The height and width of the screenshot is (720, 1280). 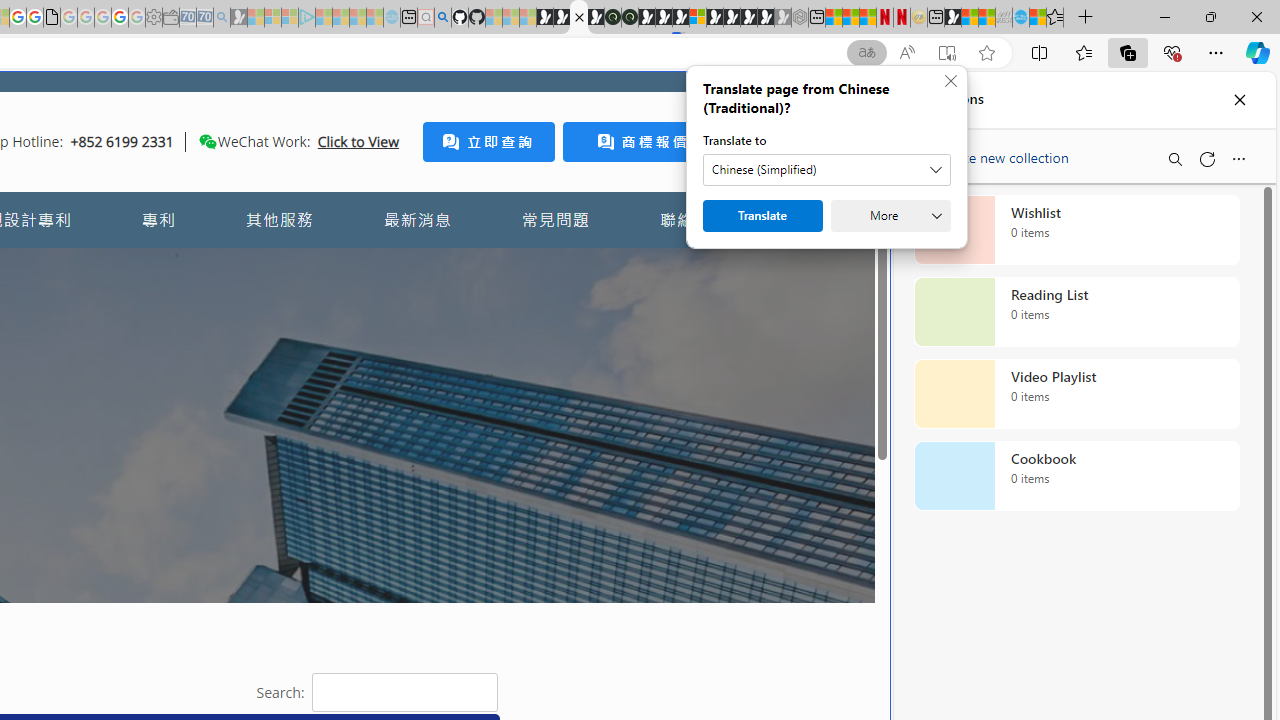 I want to click on 'Reading List collection, 0 items', so click(x=1076, y=312).